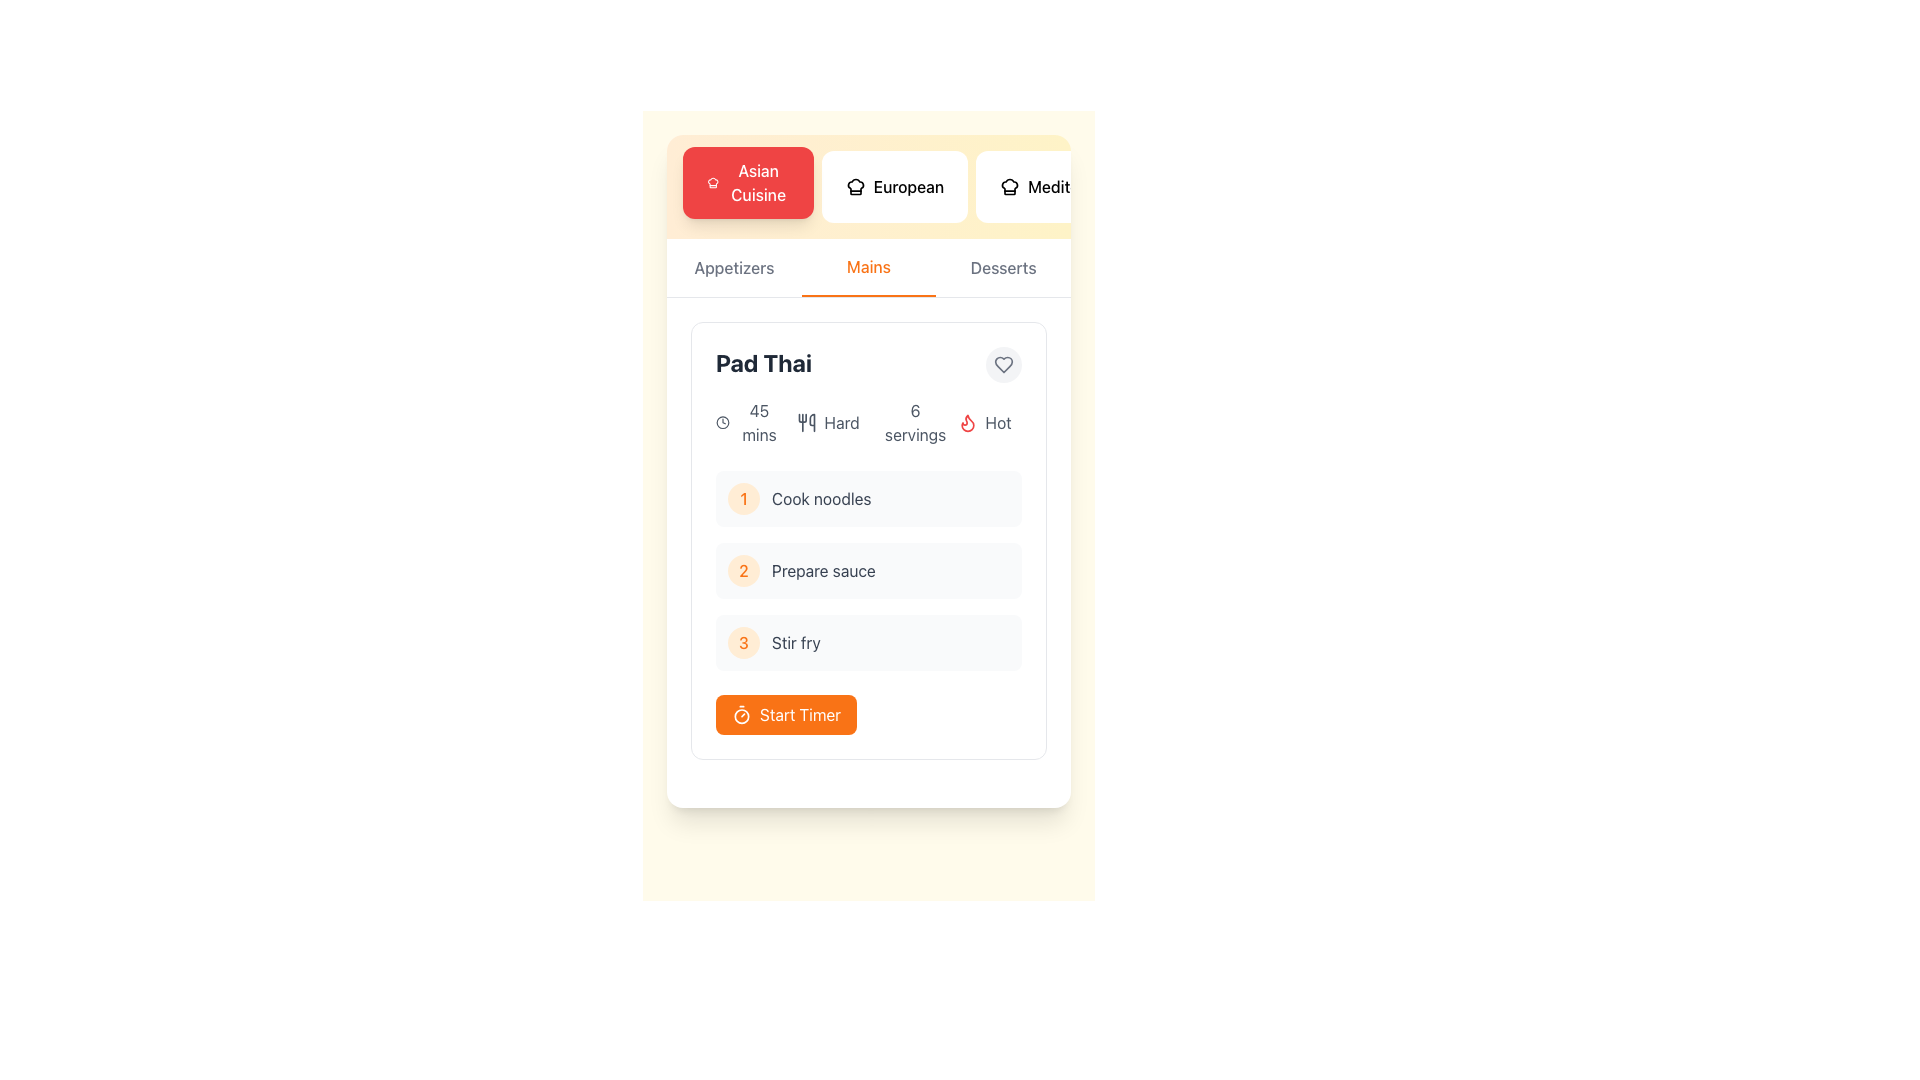 This screenshot has height=1080, width=1920. Describe the element at coordinates (800, 713) in the screenshot. I see `the 'Start Timer' button located at the center of the orange button in the recipe card layout to initiate the timer for the cooking process` at that location.